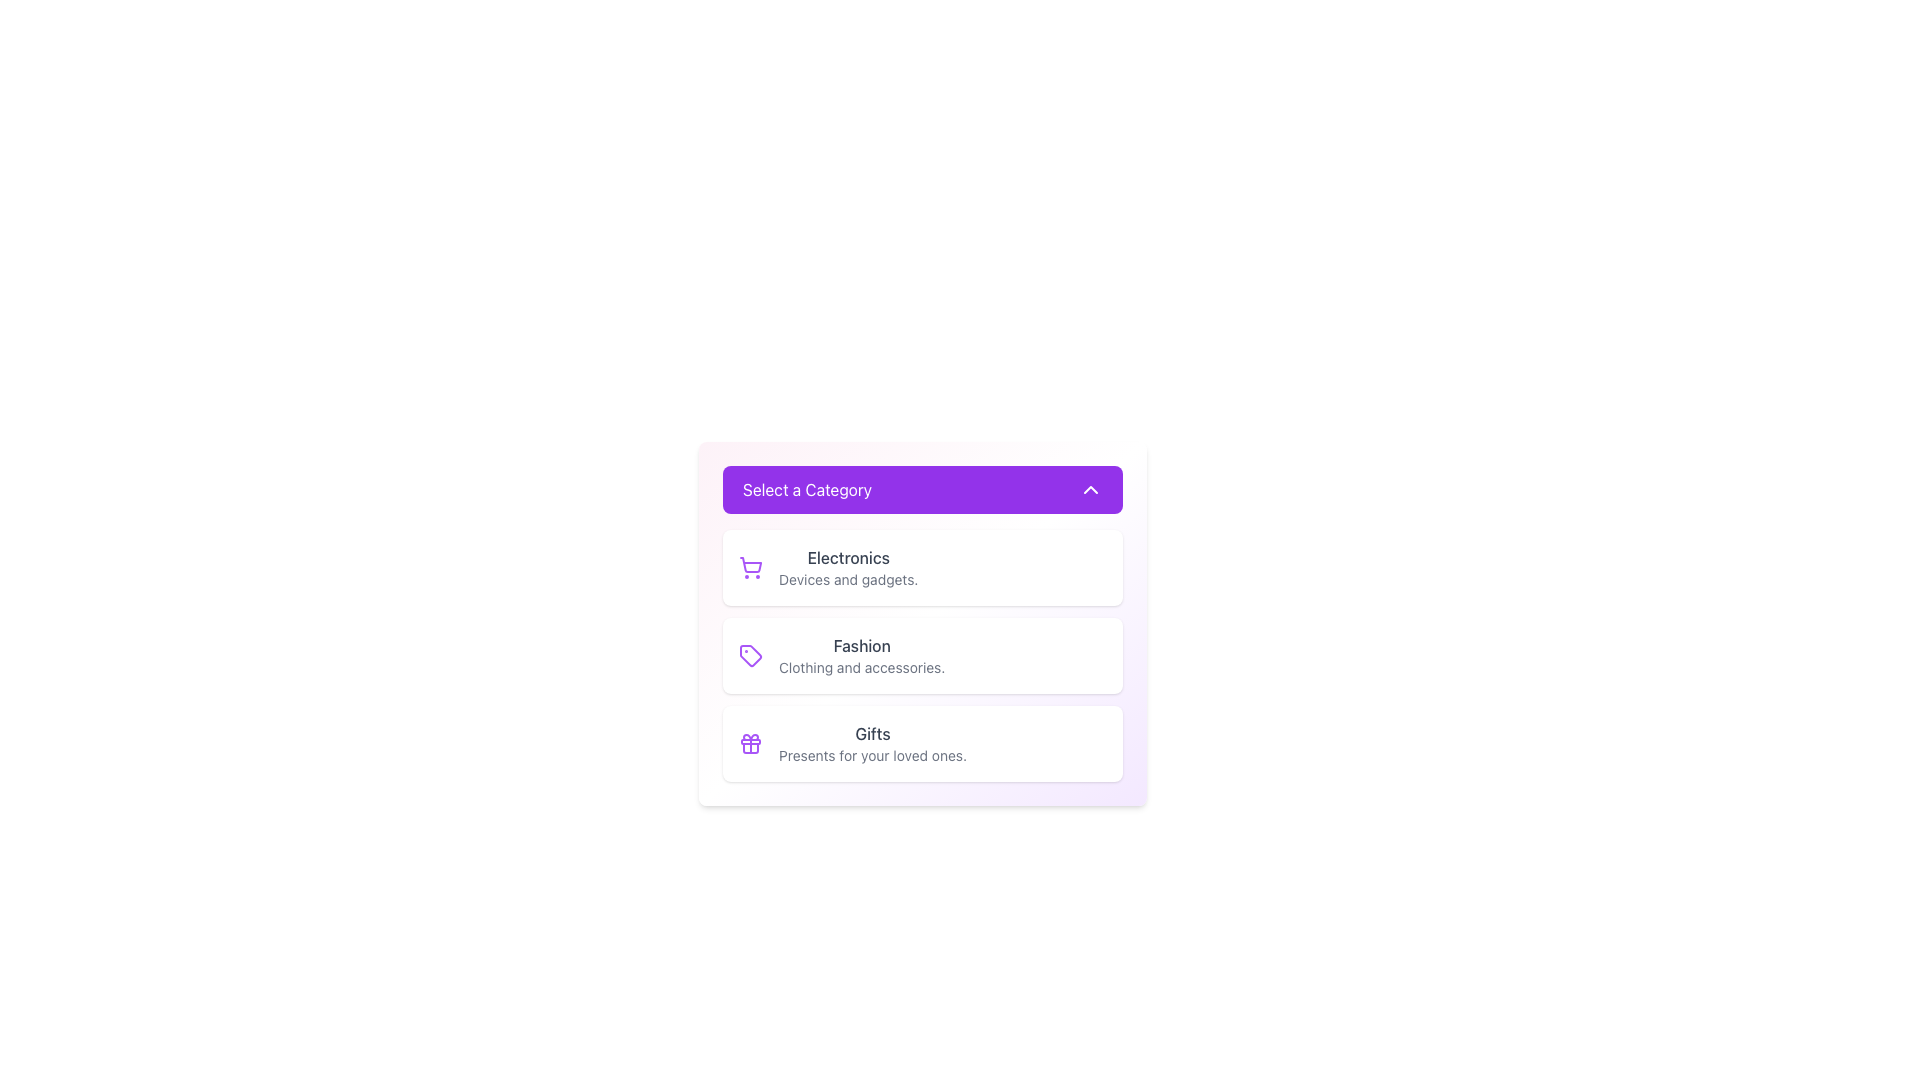  What do you see at coordinates (848, 579) in the screenshot?
I see `the Text Label that provides a descriptive supplement to the category title 'Electronics', located beneath the title in the first category section of the dropdown interface` at bounding box center [848, 579].